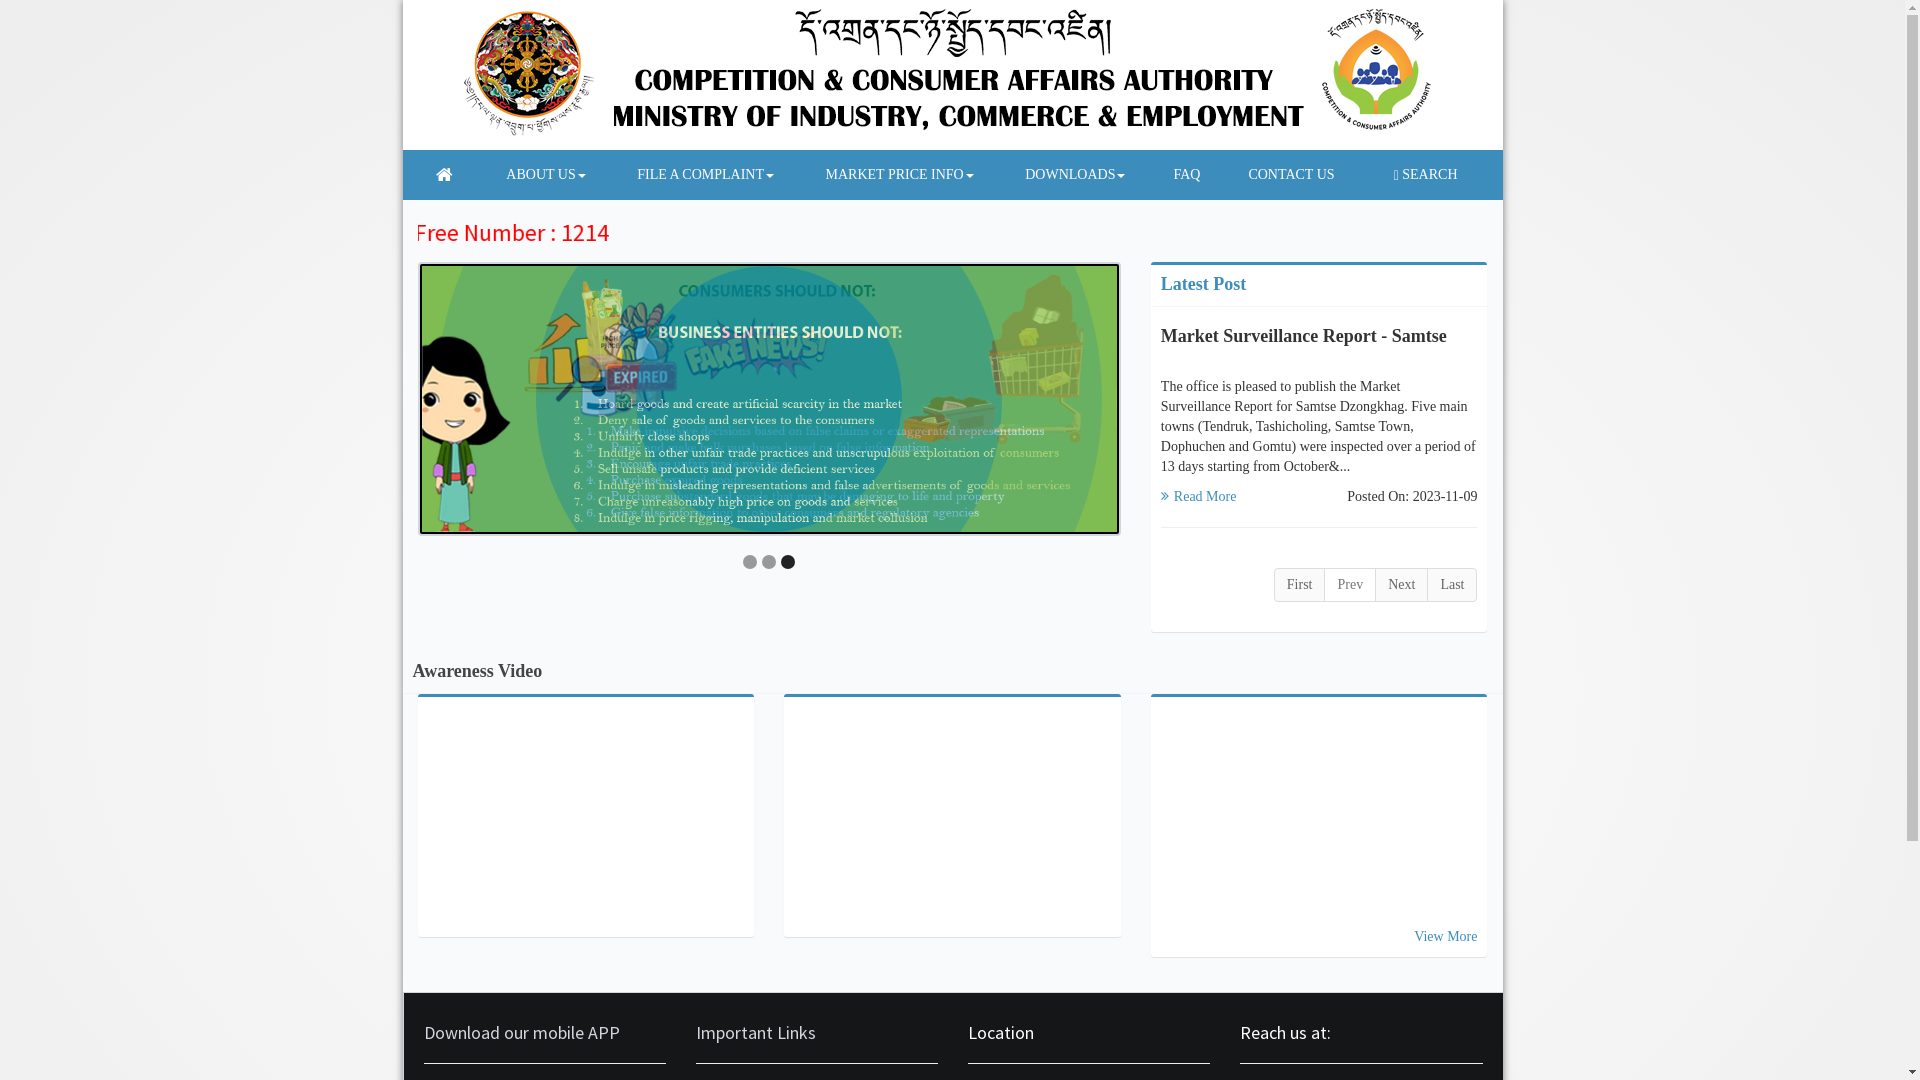  Describe the element at coordinates (1140, 173) in the screenshot. I see `'FAQ'` at that location.